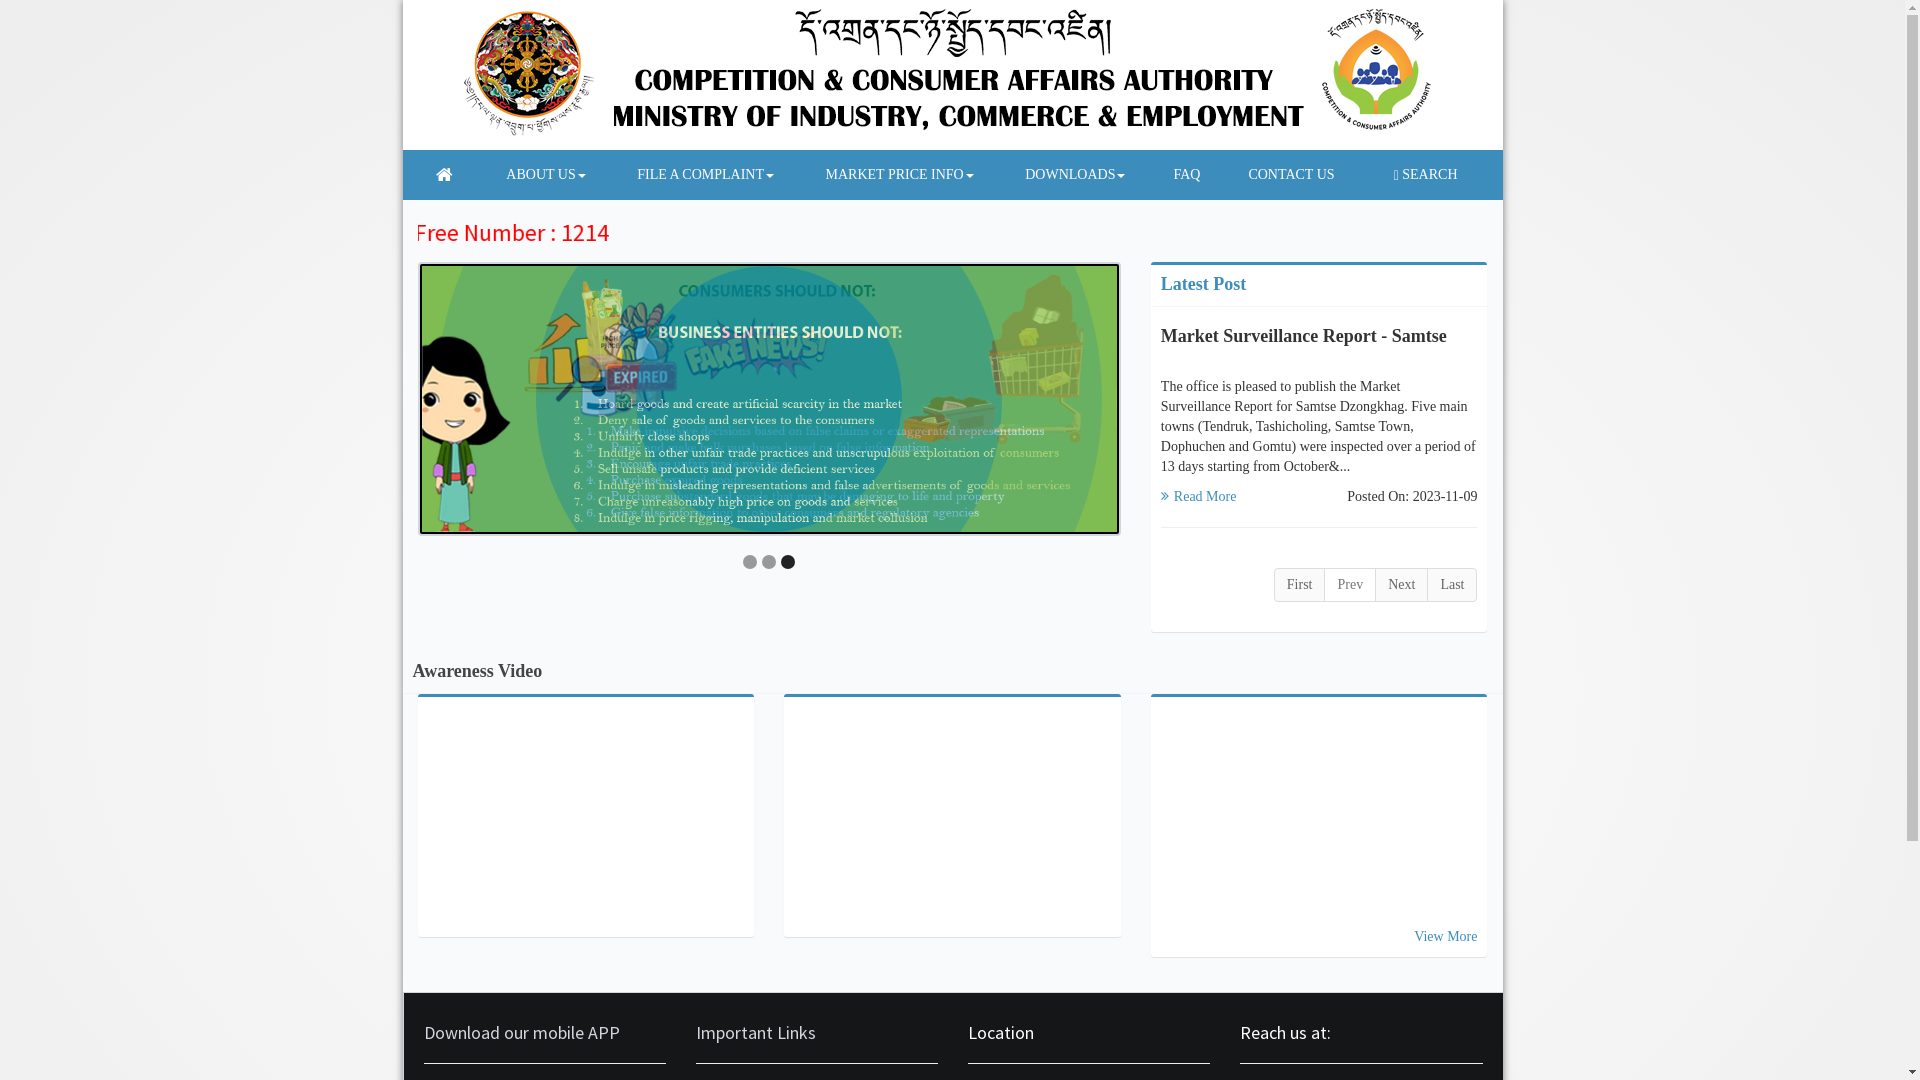  Describe the element at coordinates (1140, 173) in the screenshot. I see `'FAQ'` at that location.